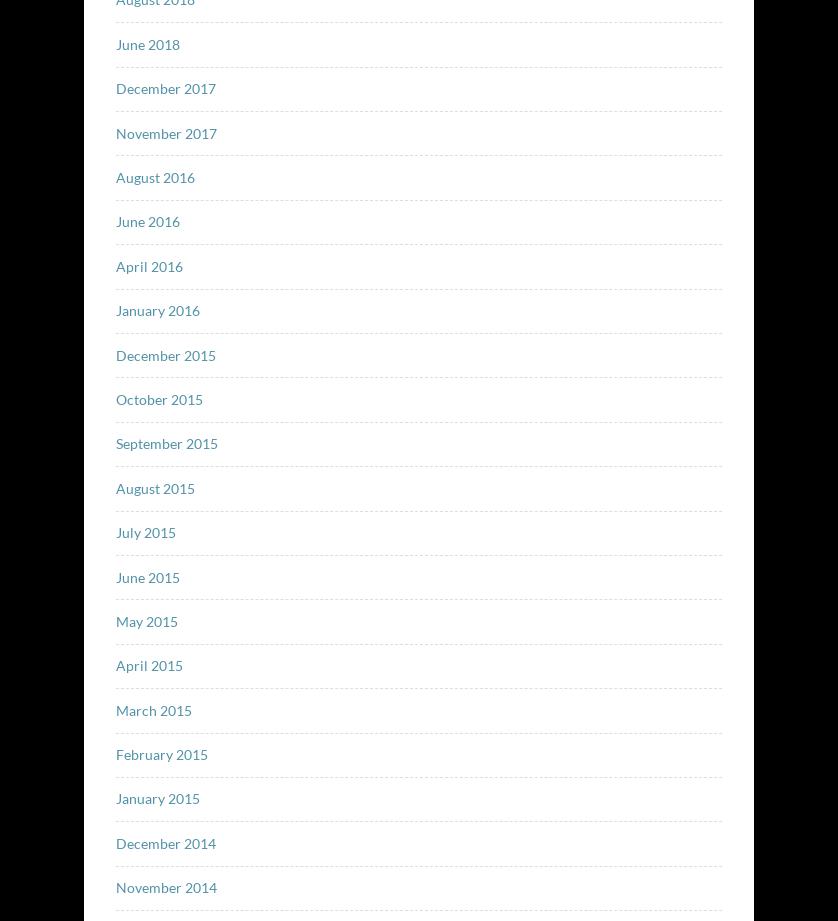  Describe the element at coordinates (154, 175) in the screenshot. I see `'August 2016'` at that location.